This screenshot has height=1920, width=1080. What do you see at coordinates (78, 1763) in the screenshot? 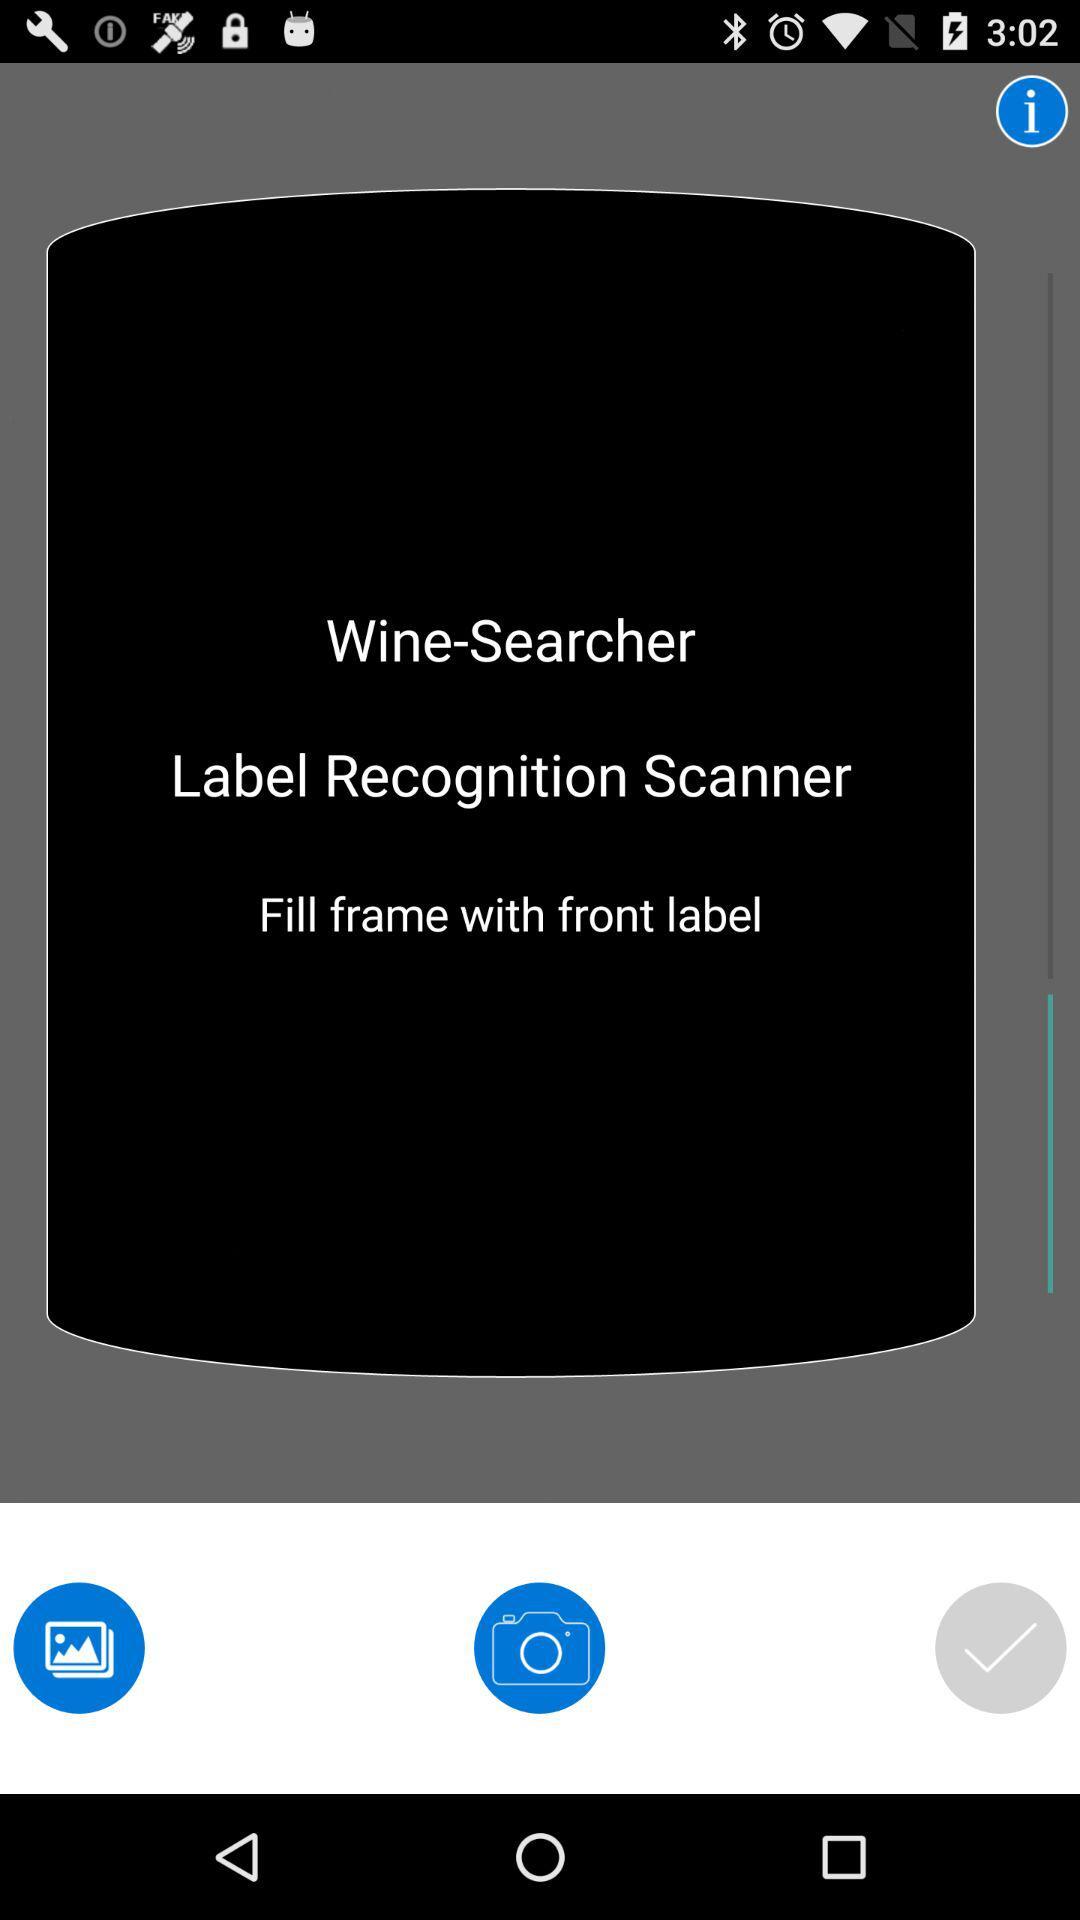
I see `the wallpaper icon` at bounding box center [78, 1763].